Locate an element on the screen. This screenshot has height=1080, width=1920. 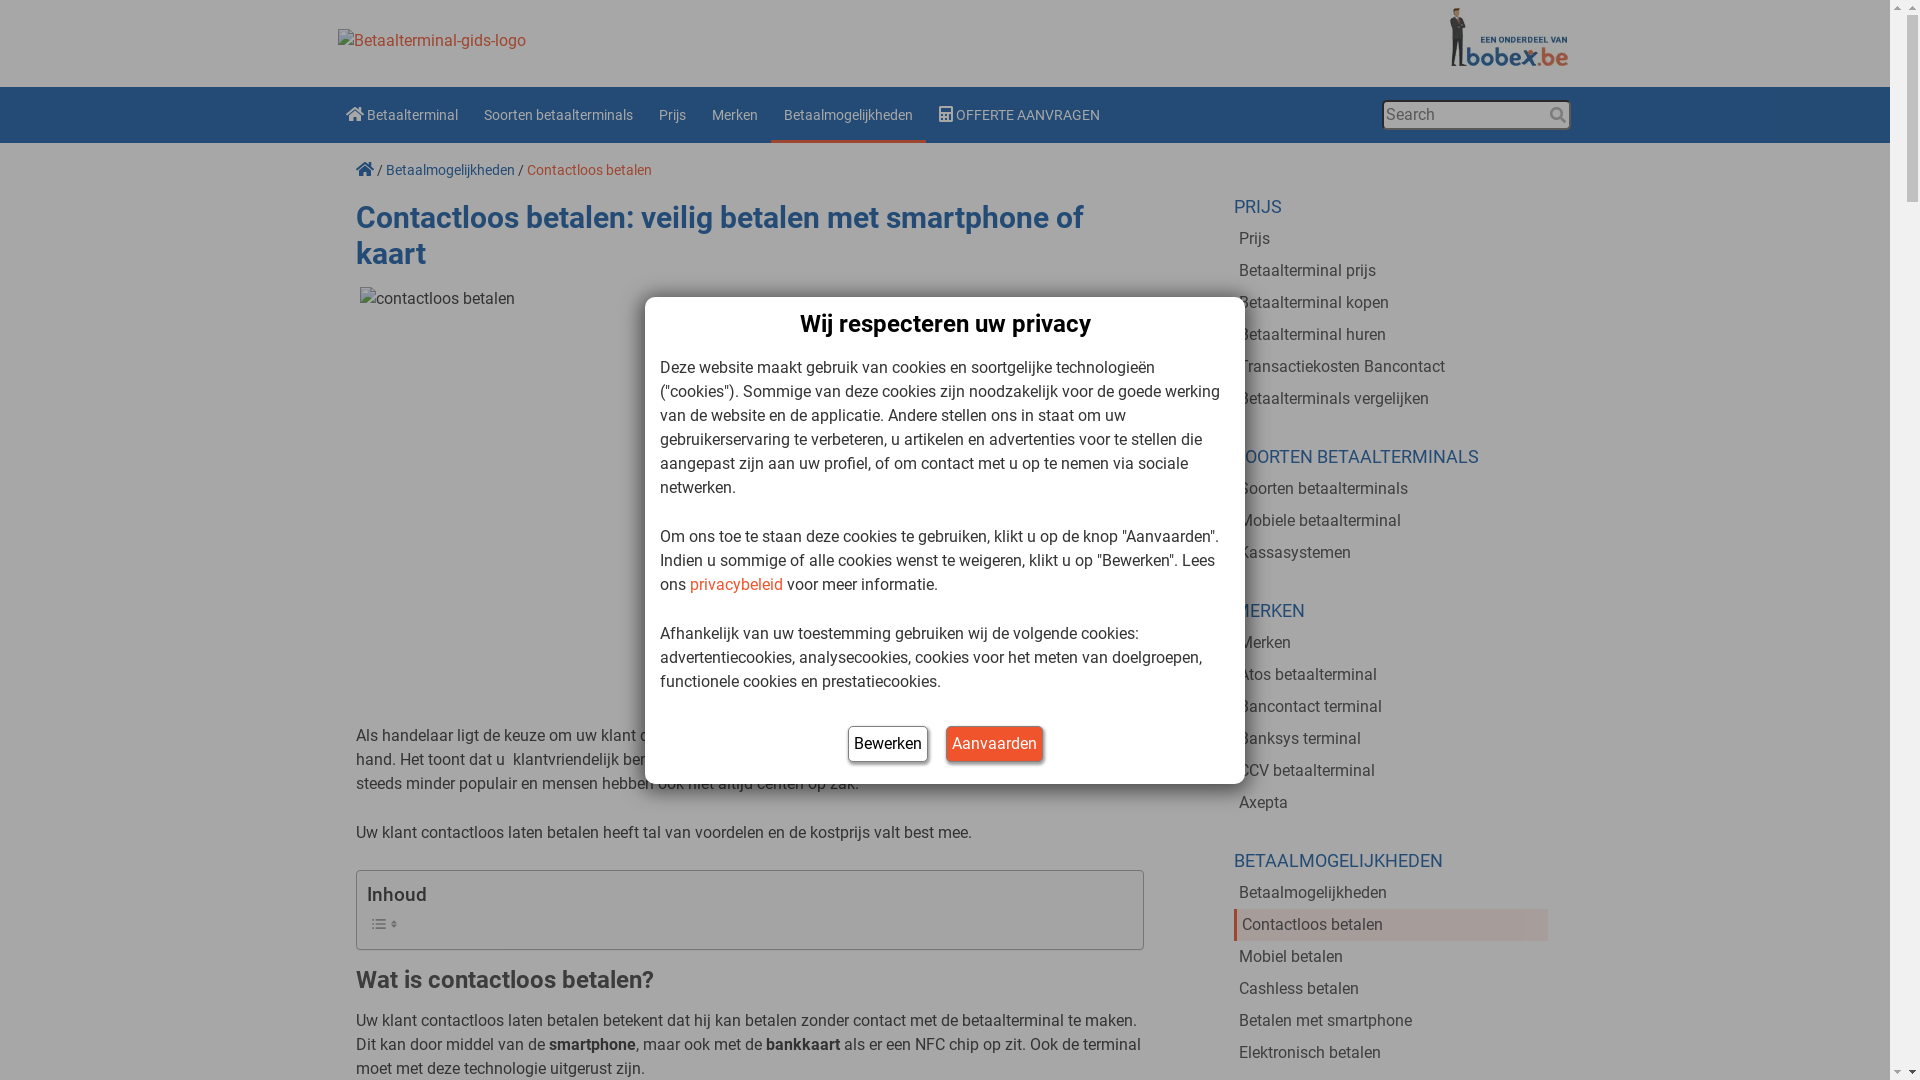
'Betaalterminals vergelijken' is located at coordinates (1390, 398).